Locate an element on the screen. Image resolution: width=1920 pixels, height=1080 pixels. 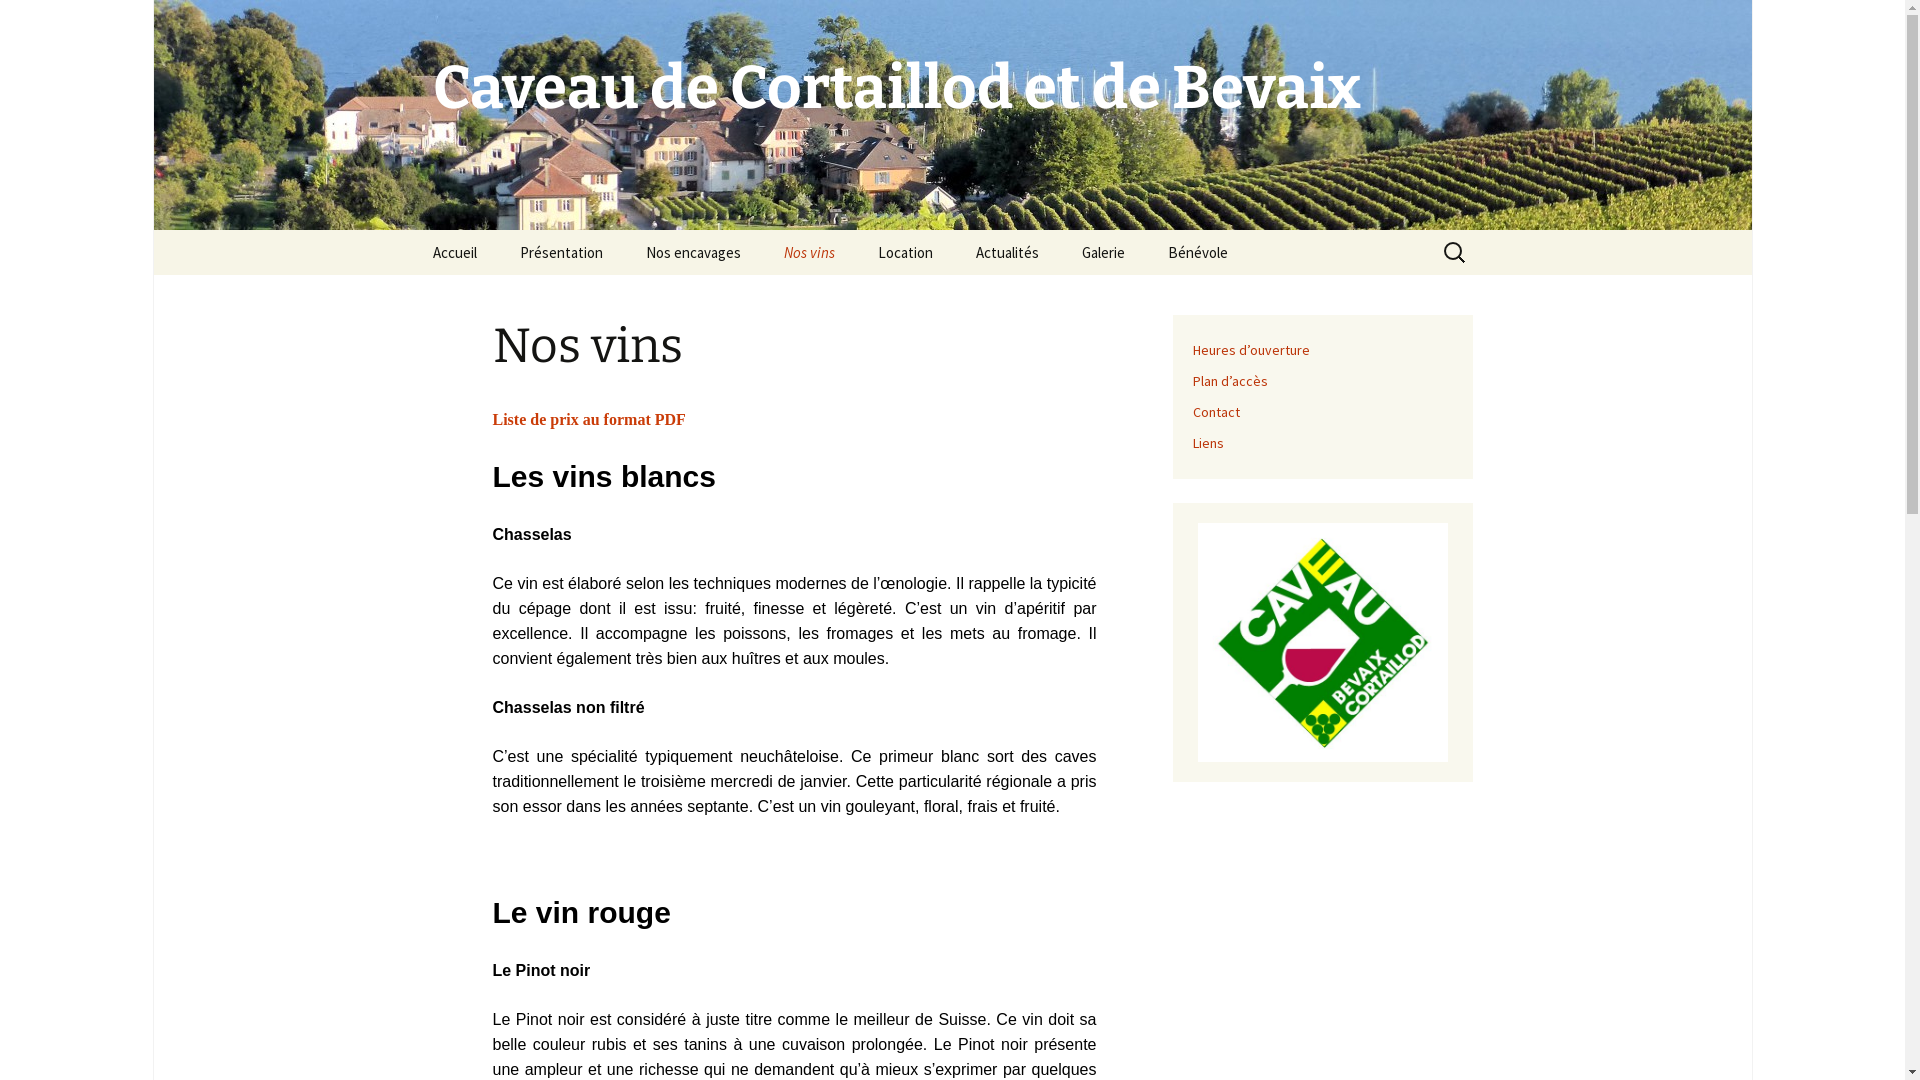
'Liens' is located at coordinates (1191, 442).